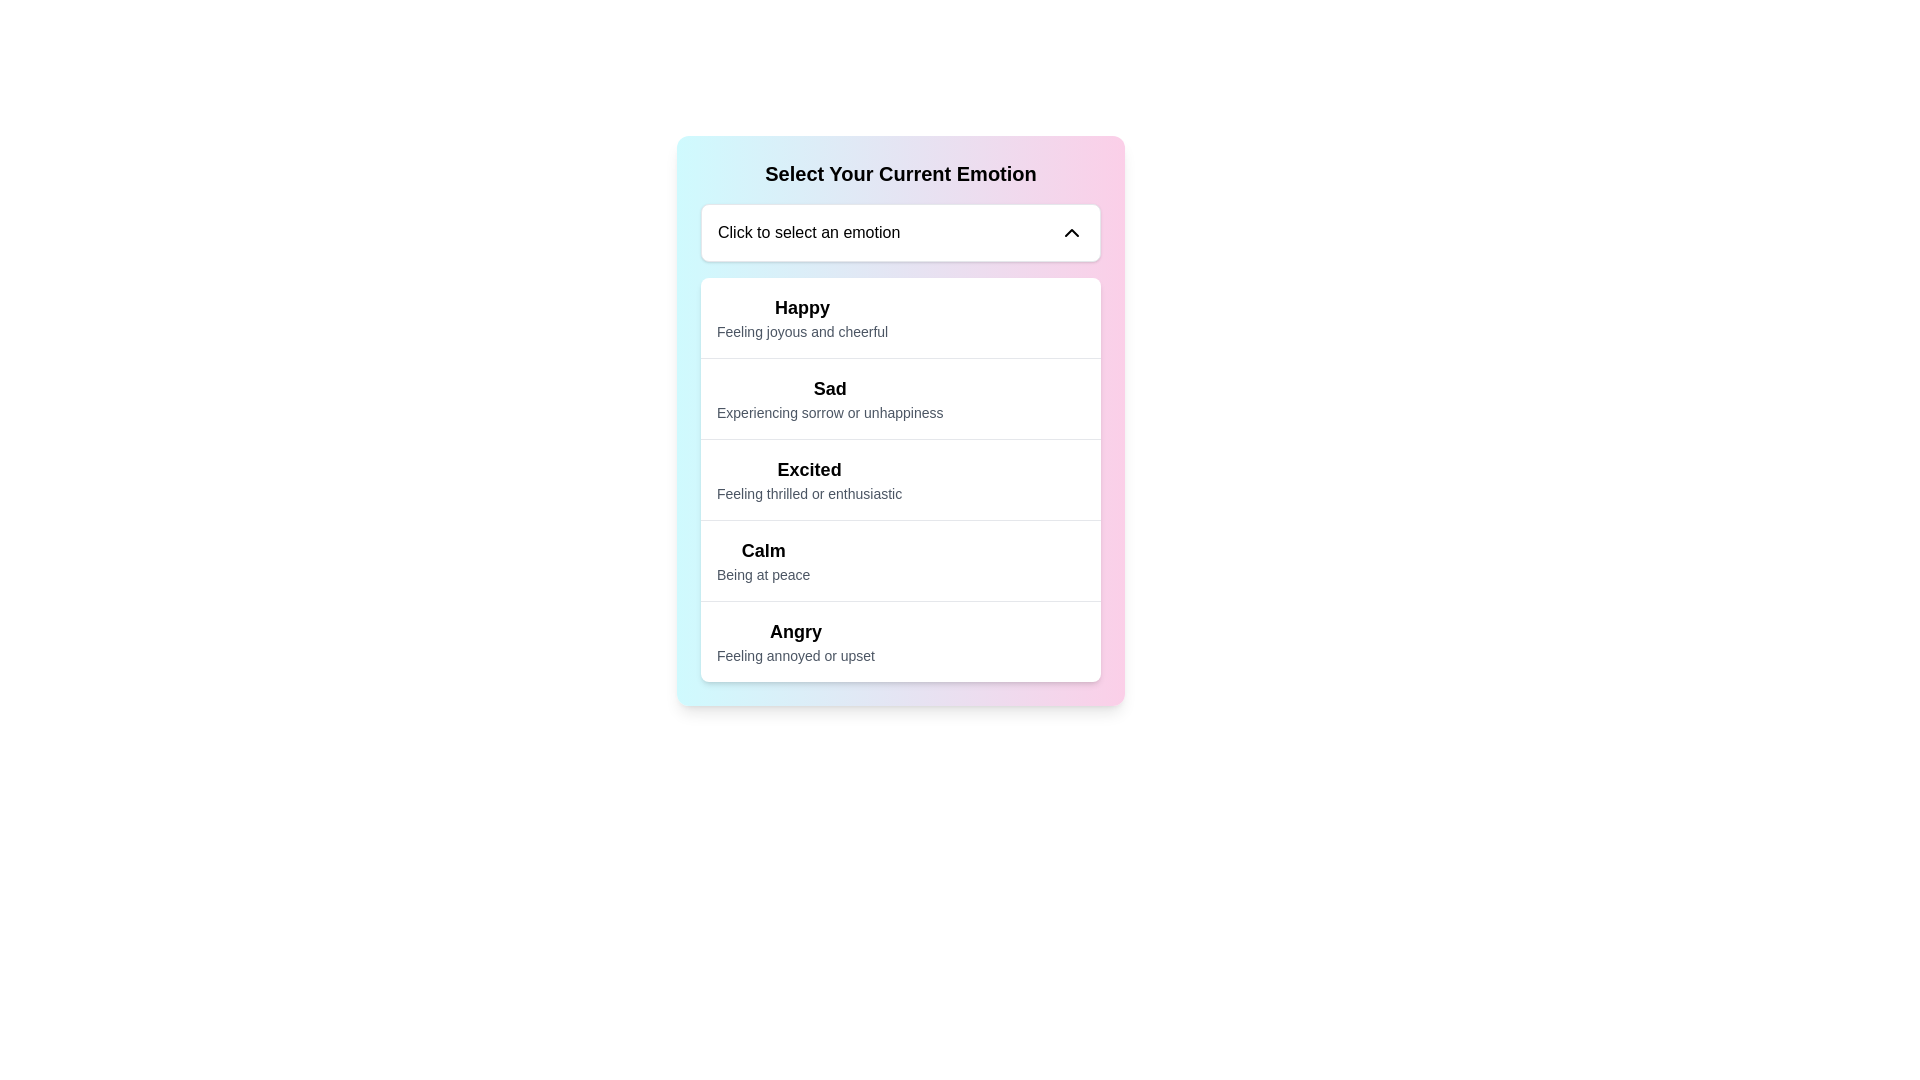 This screenshot has height=1080, width=1920. I want to click on the upward-pointing chevron icon located at the far right side of the 'Click to select an emotion' box, so click(1070, 231).